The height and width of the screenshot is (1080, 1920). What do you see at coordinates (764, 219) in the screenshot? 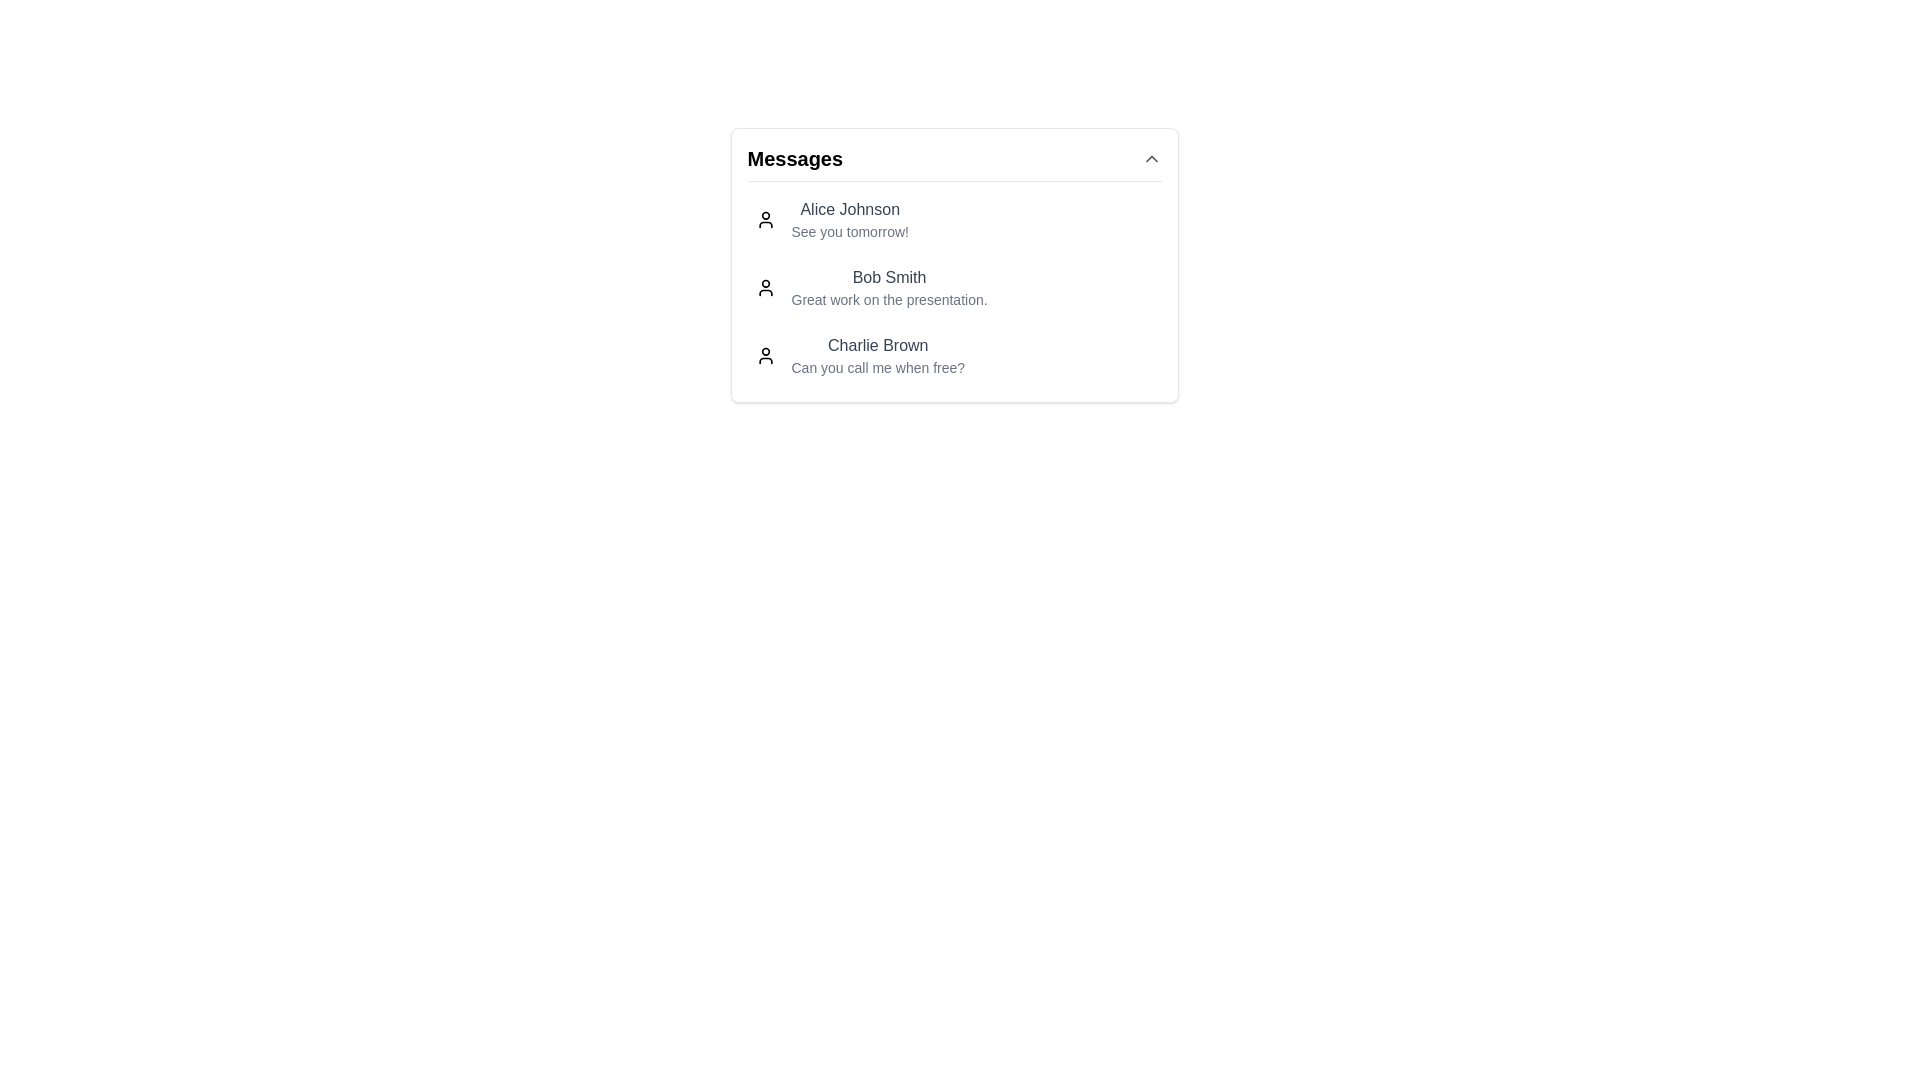
I see `the person-shaped icon located on the topmost row, aligned to the left of the text 'Alice Johnson' and 'See you tomorrow!'` at bounding box center [764, 219].